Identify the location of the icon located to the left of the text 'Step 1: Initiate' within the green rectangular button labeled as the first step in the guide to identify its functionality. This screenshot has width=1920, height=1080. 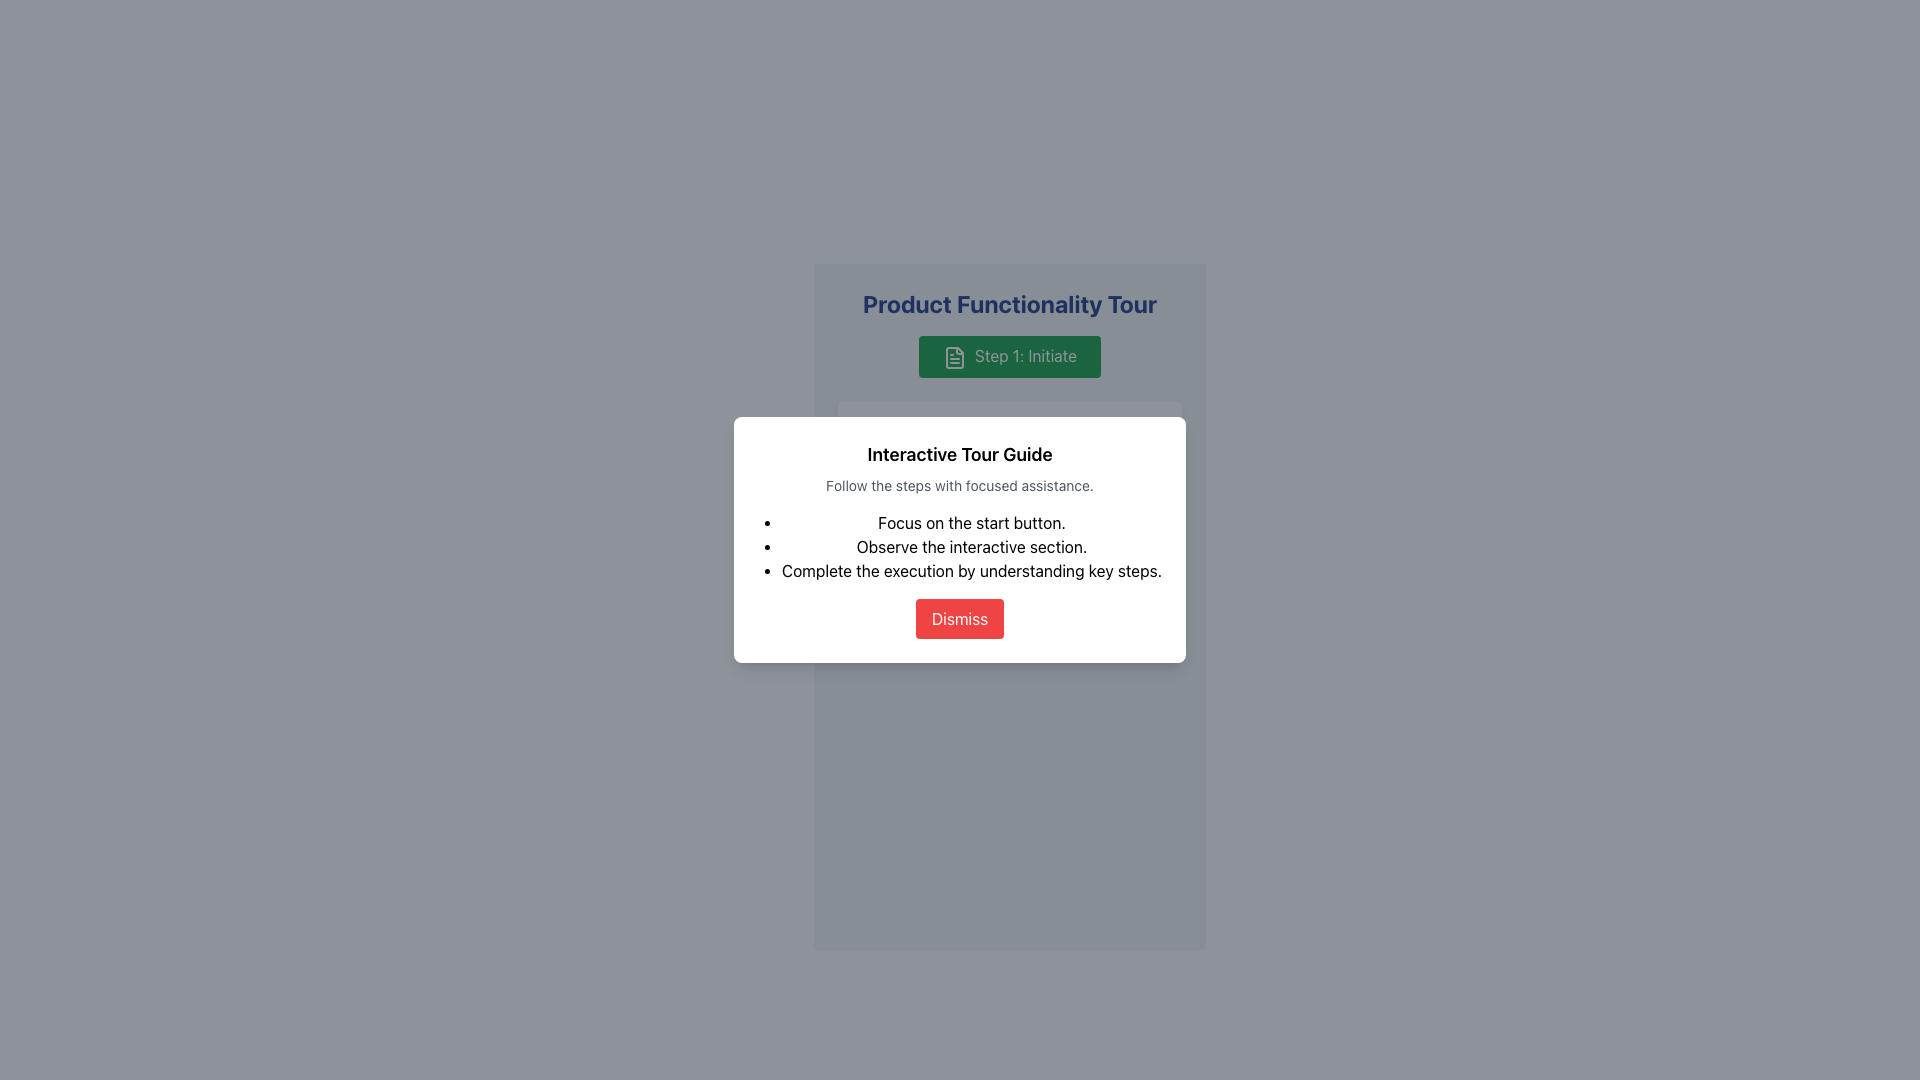
(954, 356).